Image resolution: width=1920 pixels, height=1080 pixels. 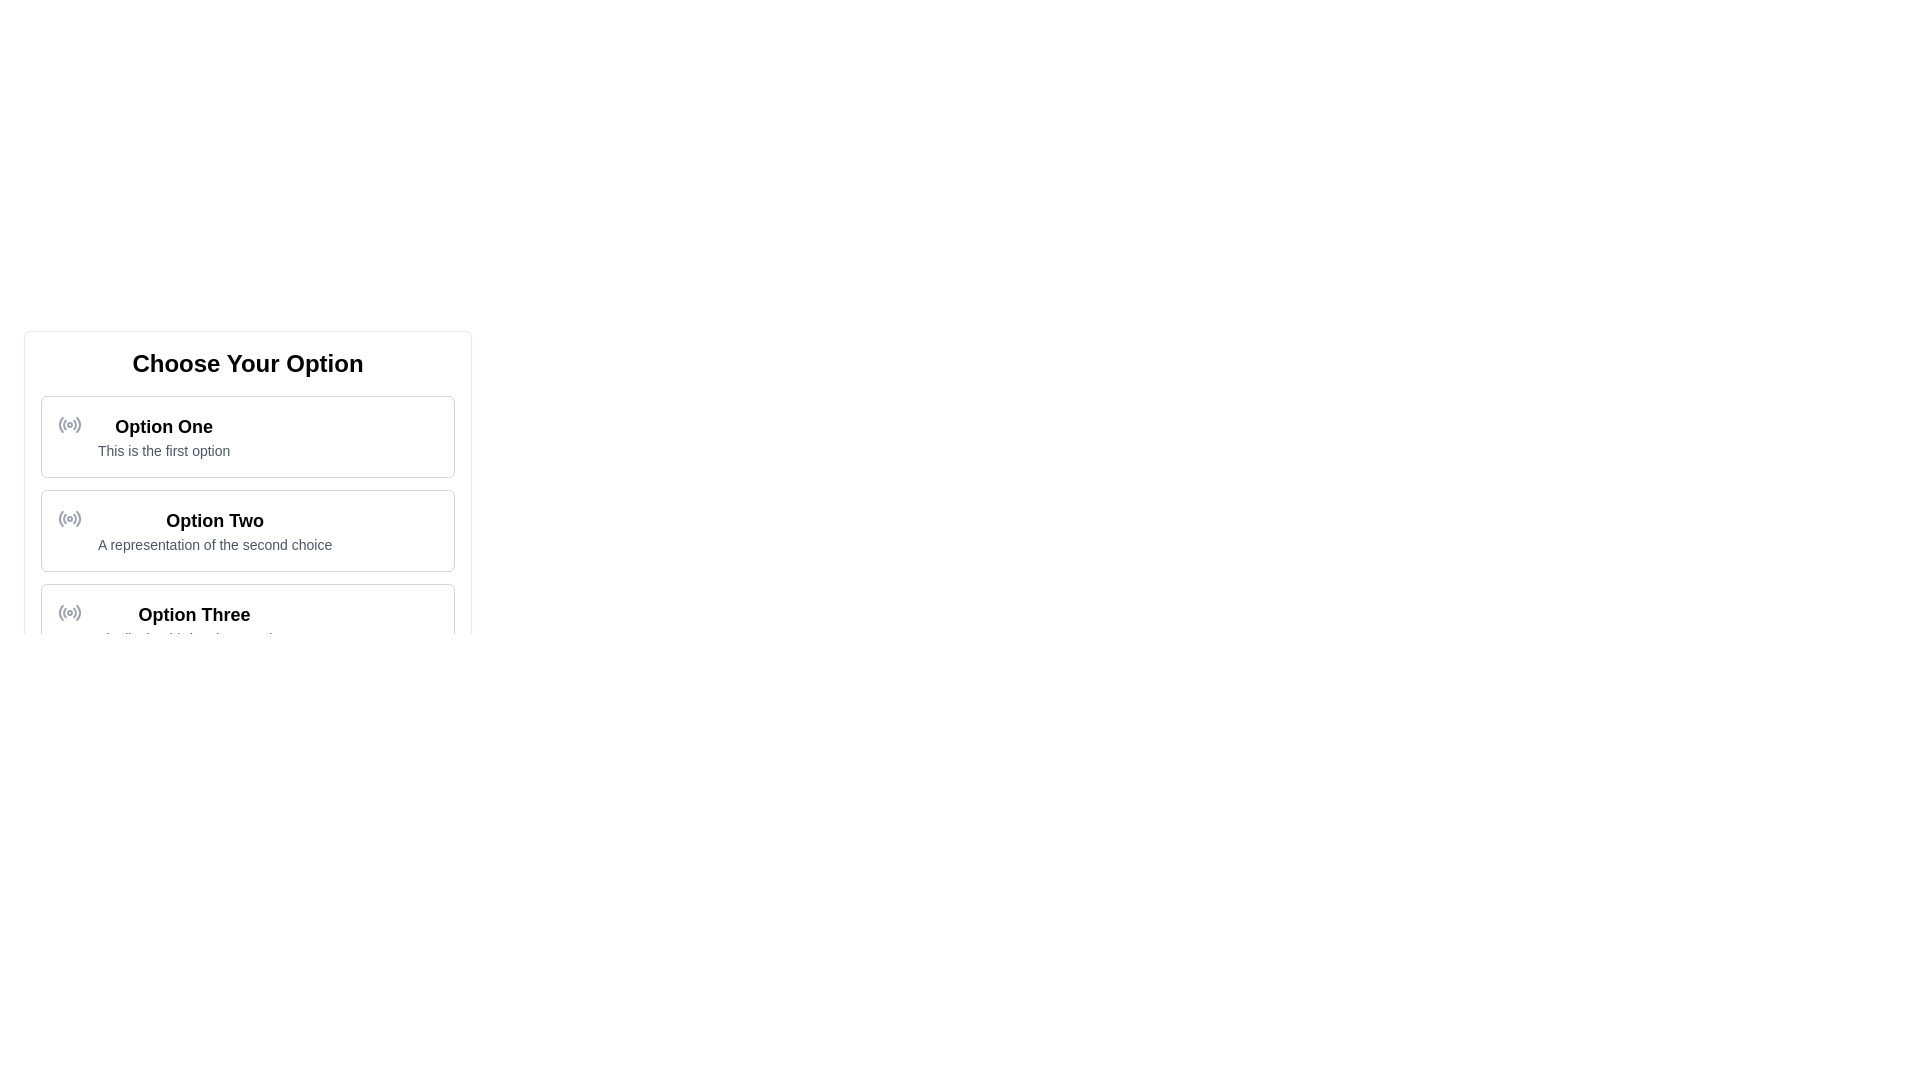 I want to click on the option associated with the 'Option Three' text label, which is bold and prominently displayed as the third option in the list under the section 'Choose Your Option', so click(x=194, y=613).